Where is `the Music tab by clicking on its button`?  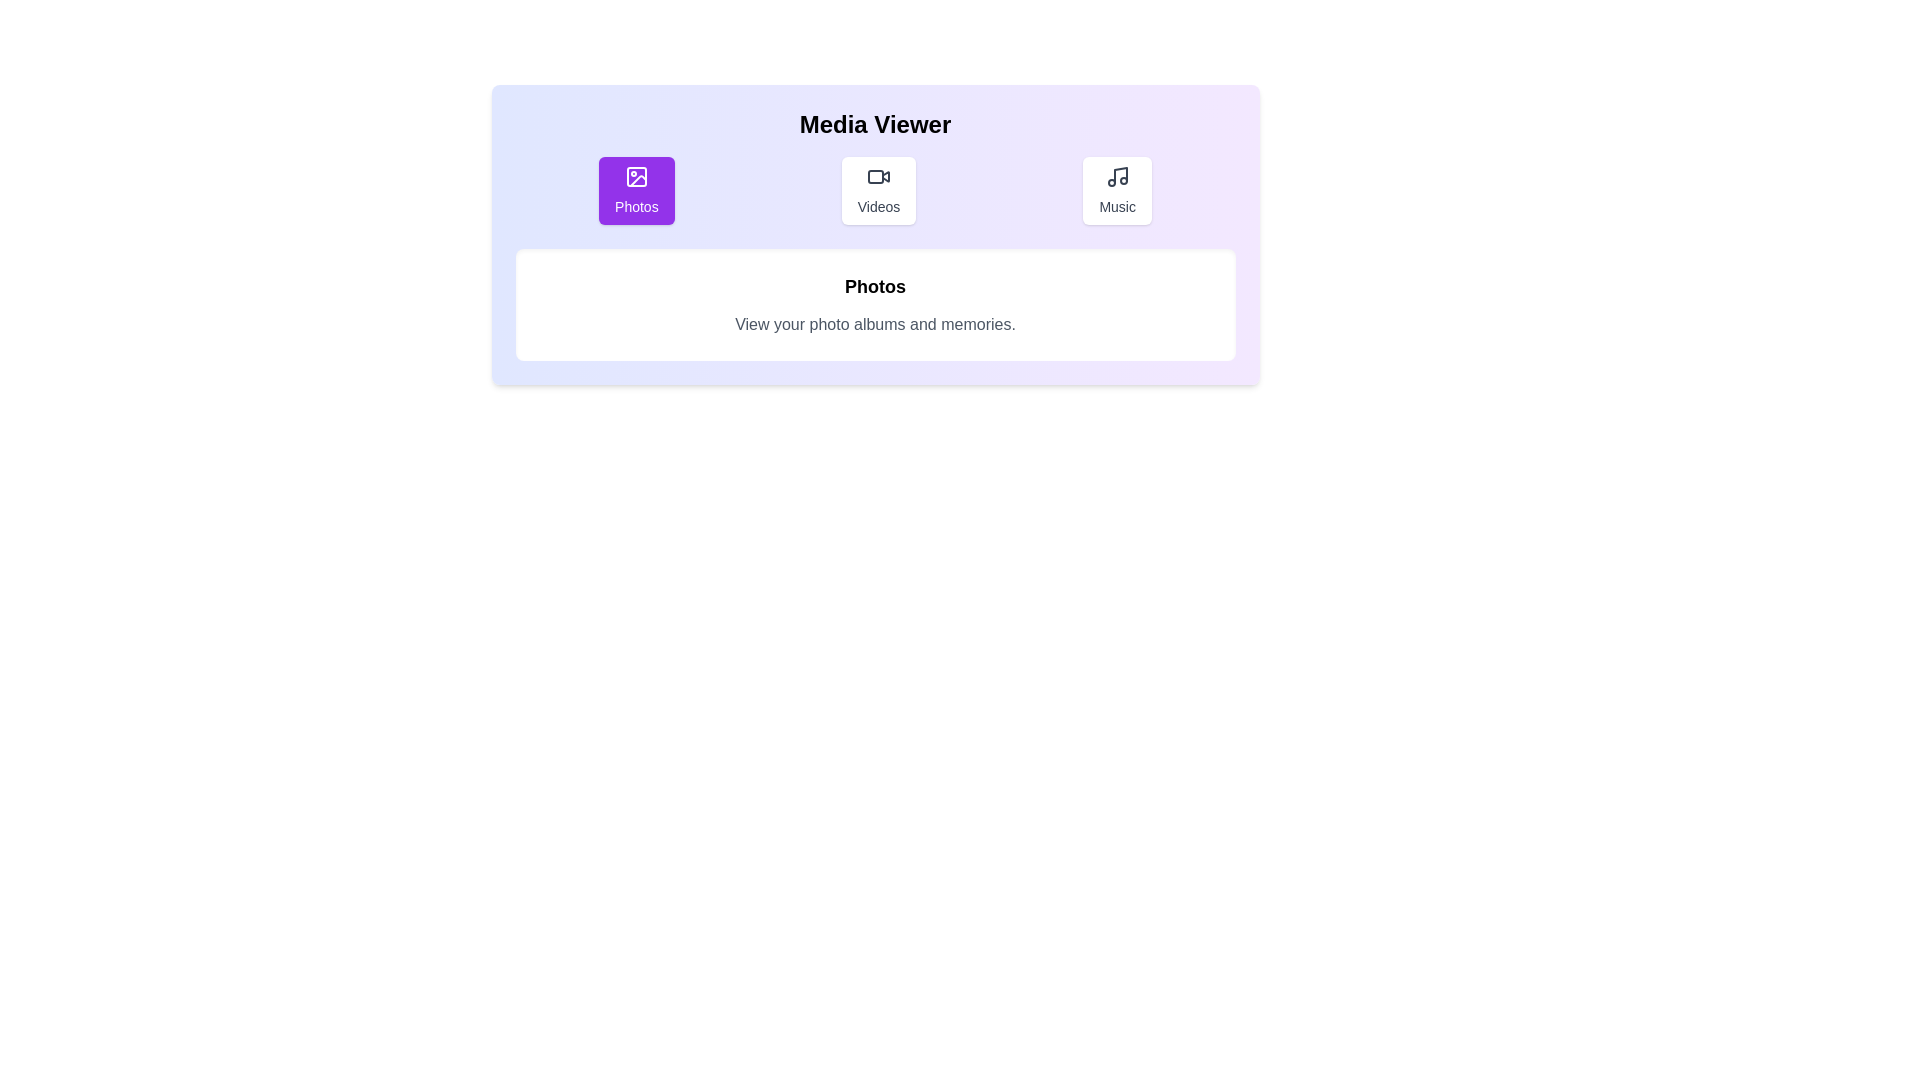
the Music tab by clicking on its button is located at coordinates (1116, 191).